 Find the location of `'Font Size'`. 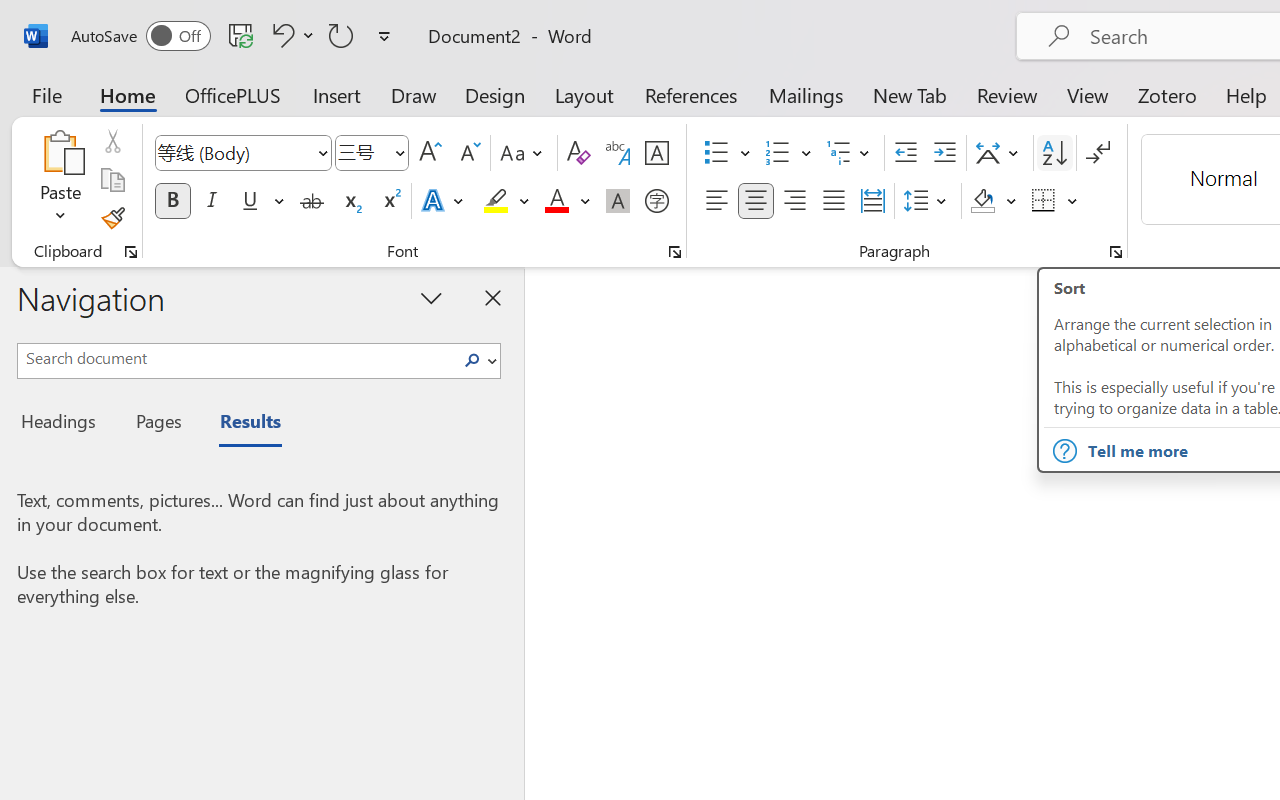

'Font Size' is located at coordinates (372, 153).